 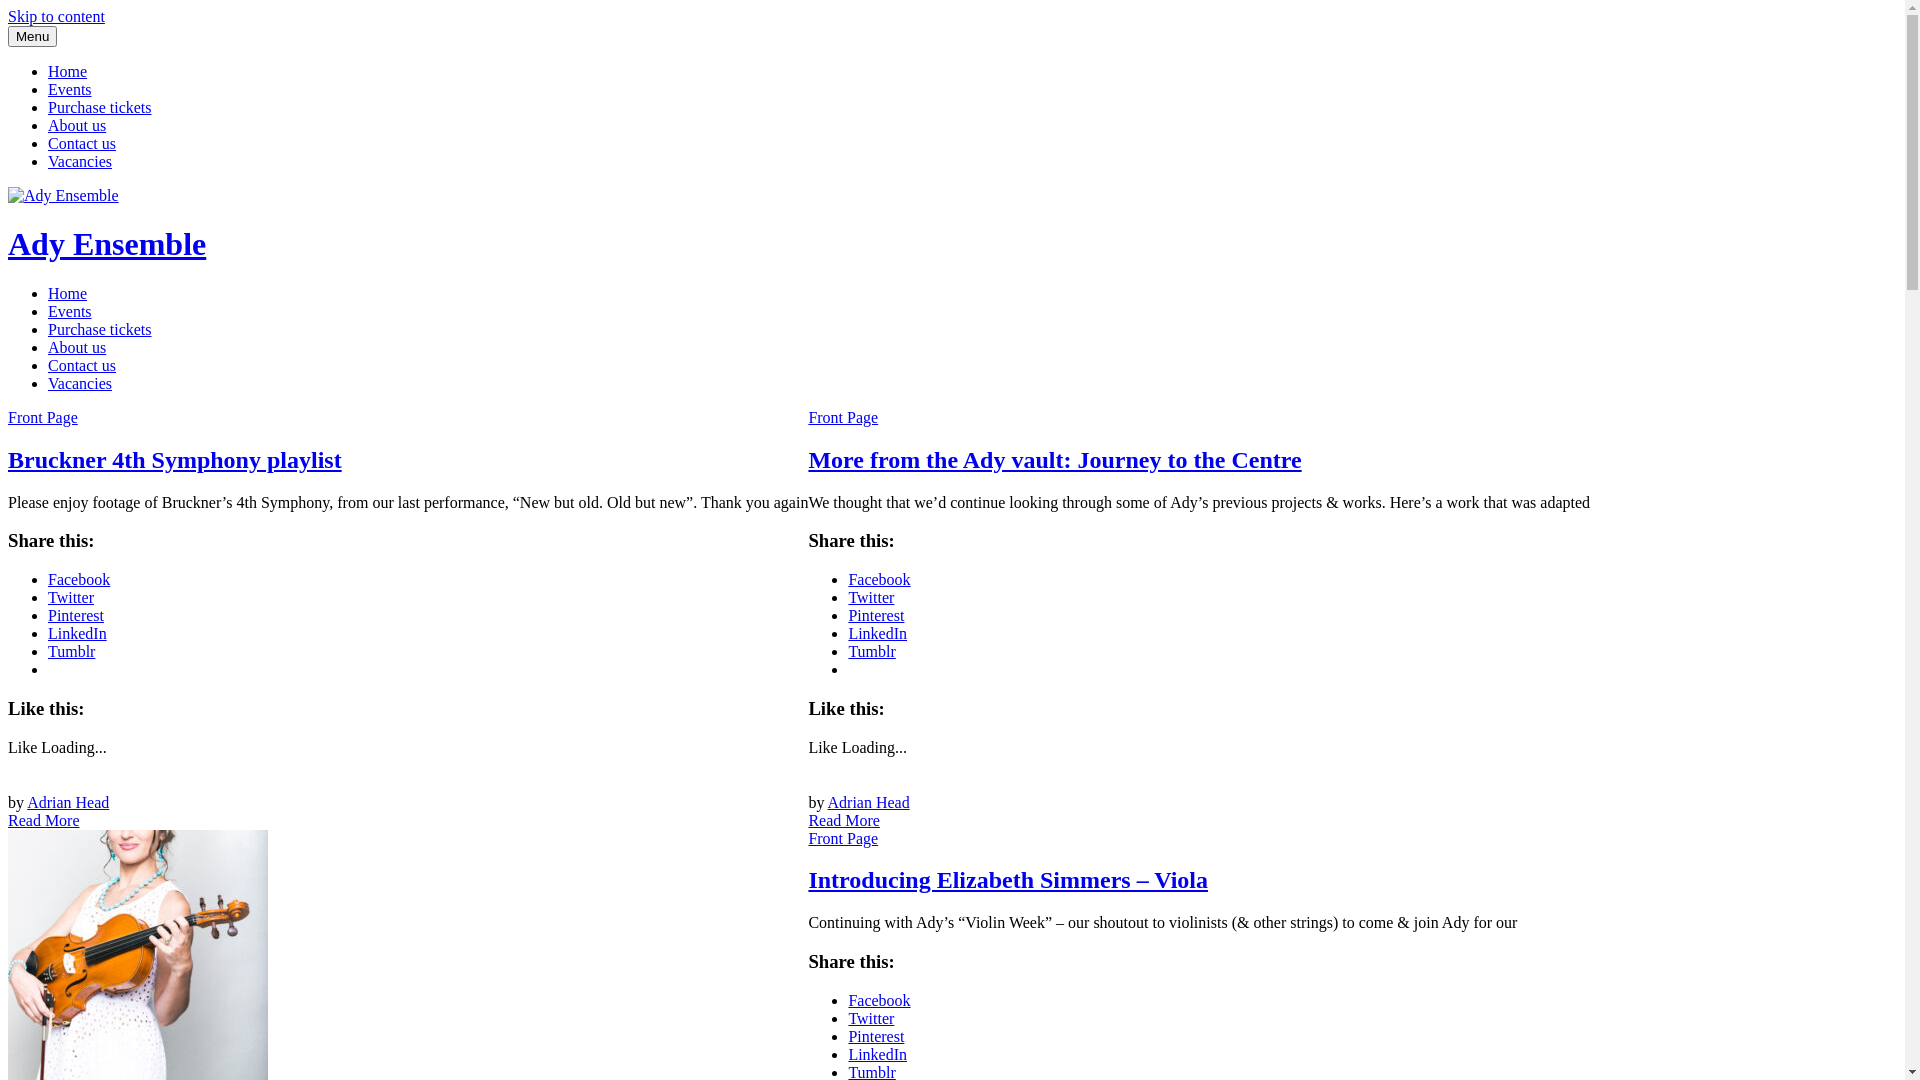 What do you see at coordinates (877, 1053) in the screenshot?
I see `'LinkedIn'` at bounding box center [877, 1053].